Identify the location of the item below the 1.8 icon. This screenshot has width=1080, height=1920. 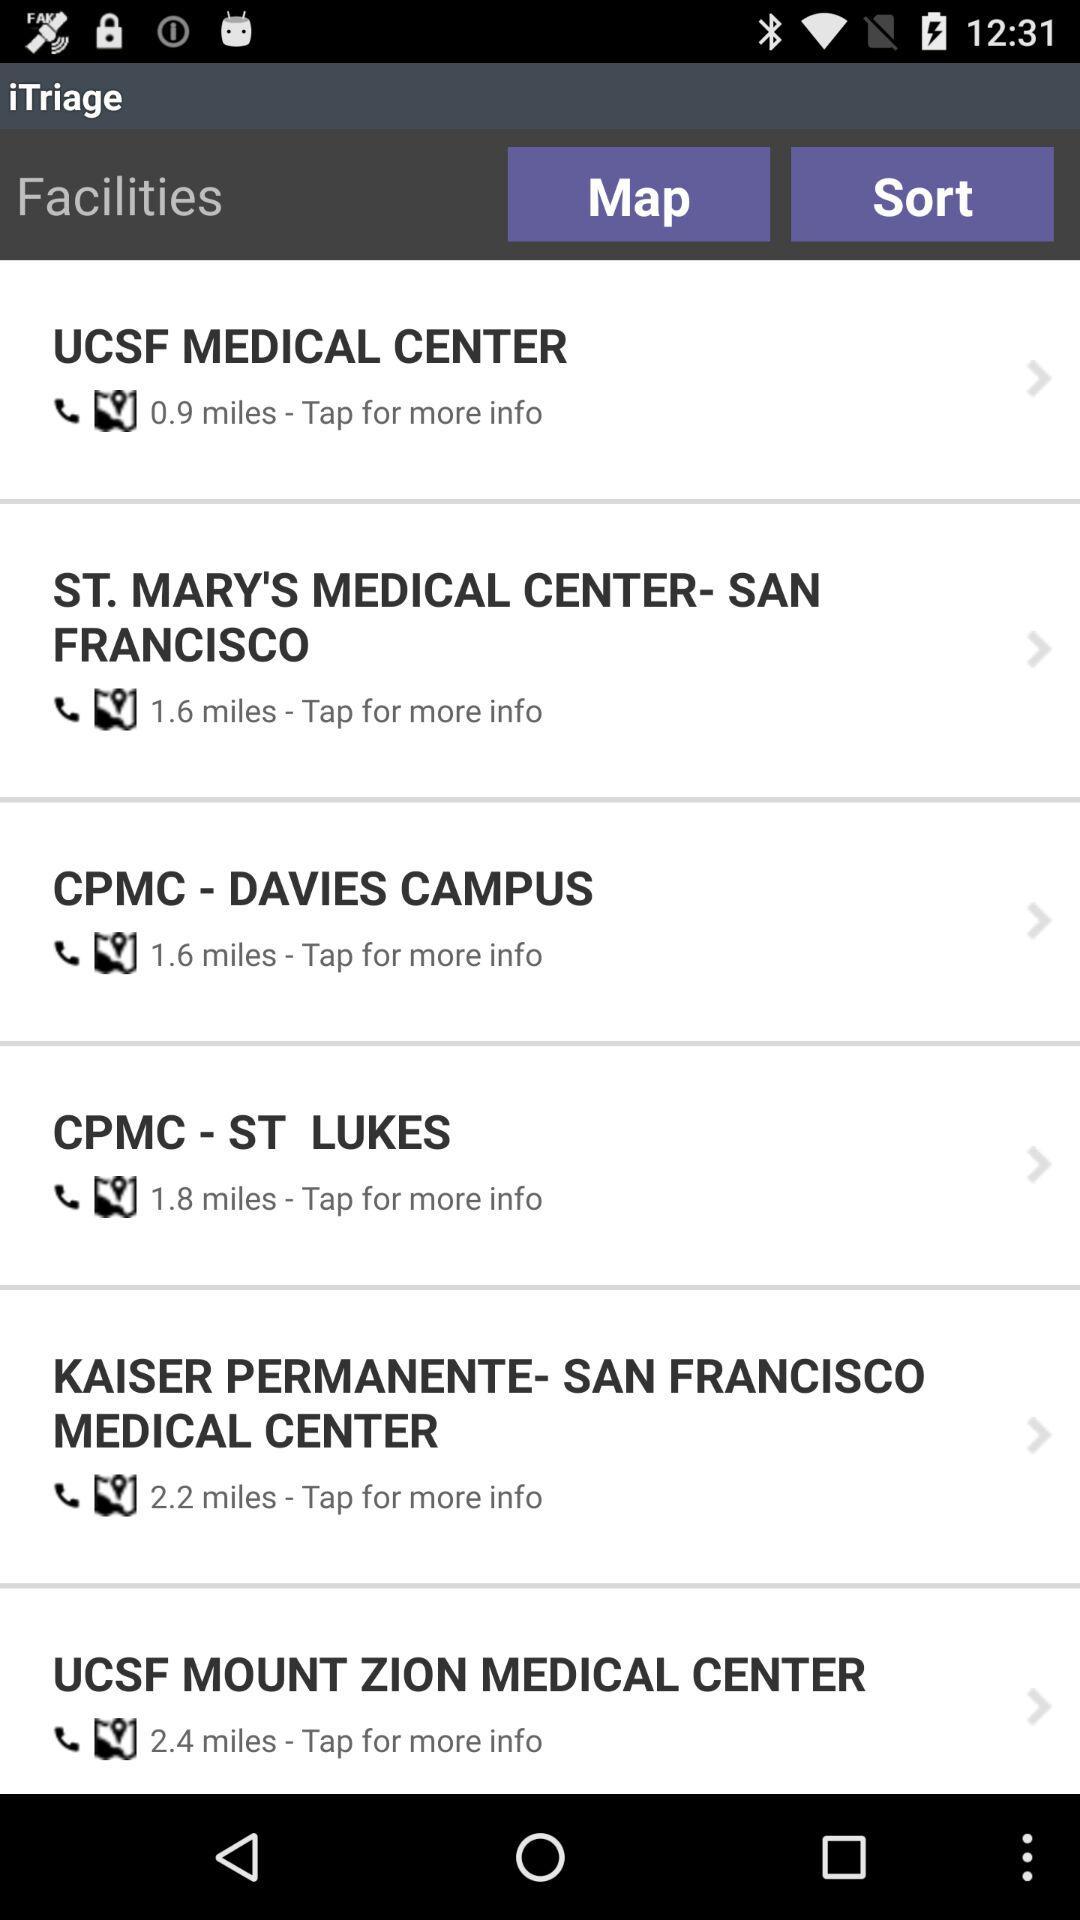
(524, 1400).